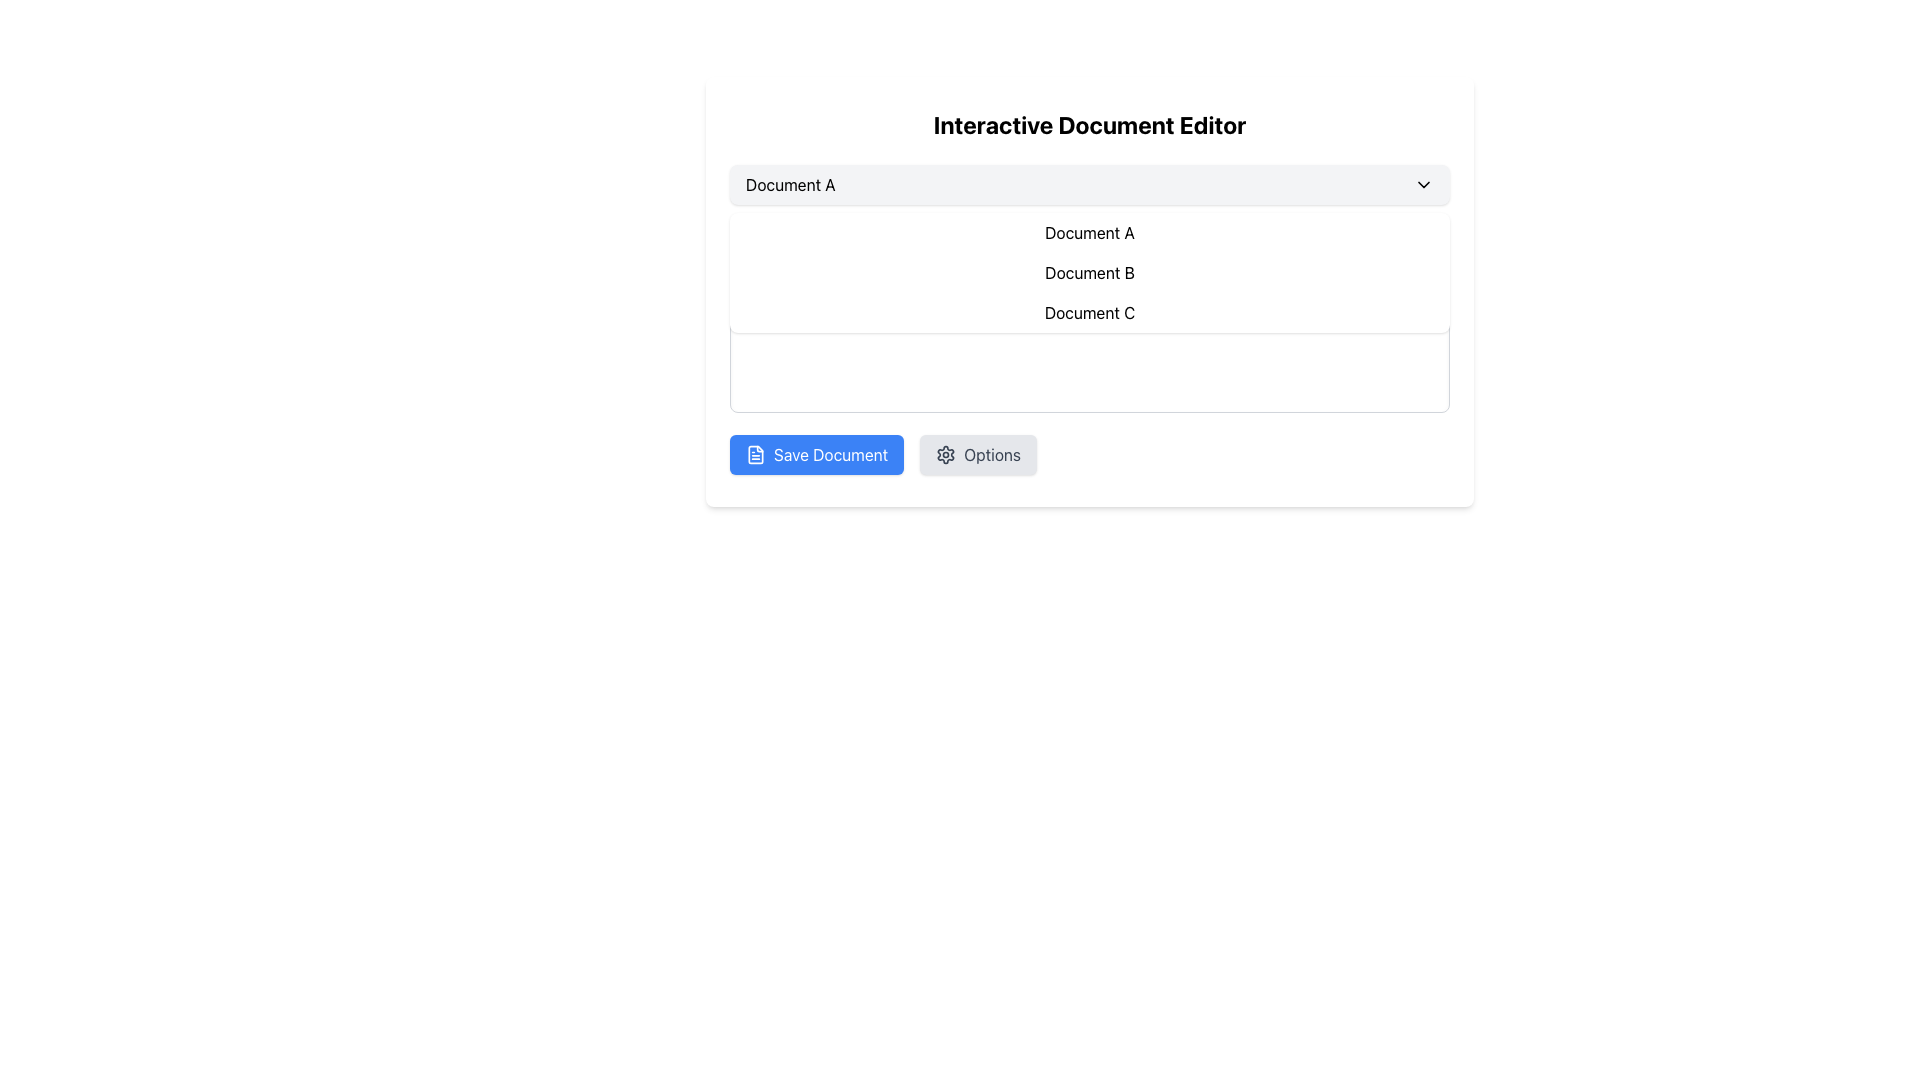  I want to click on the document icon located within the blue 'Save Document' button at the bottom-left area of the UI, positioned to the left of the button text, so click(754, 455).